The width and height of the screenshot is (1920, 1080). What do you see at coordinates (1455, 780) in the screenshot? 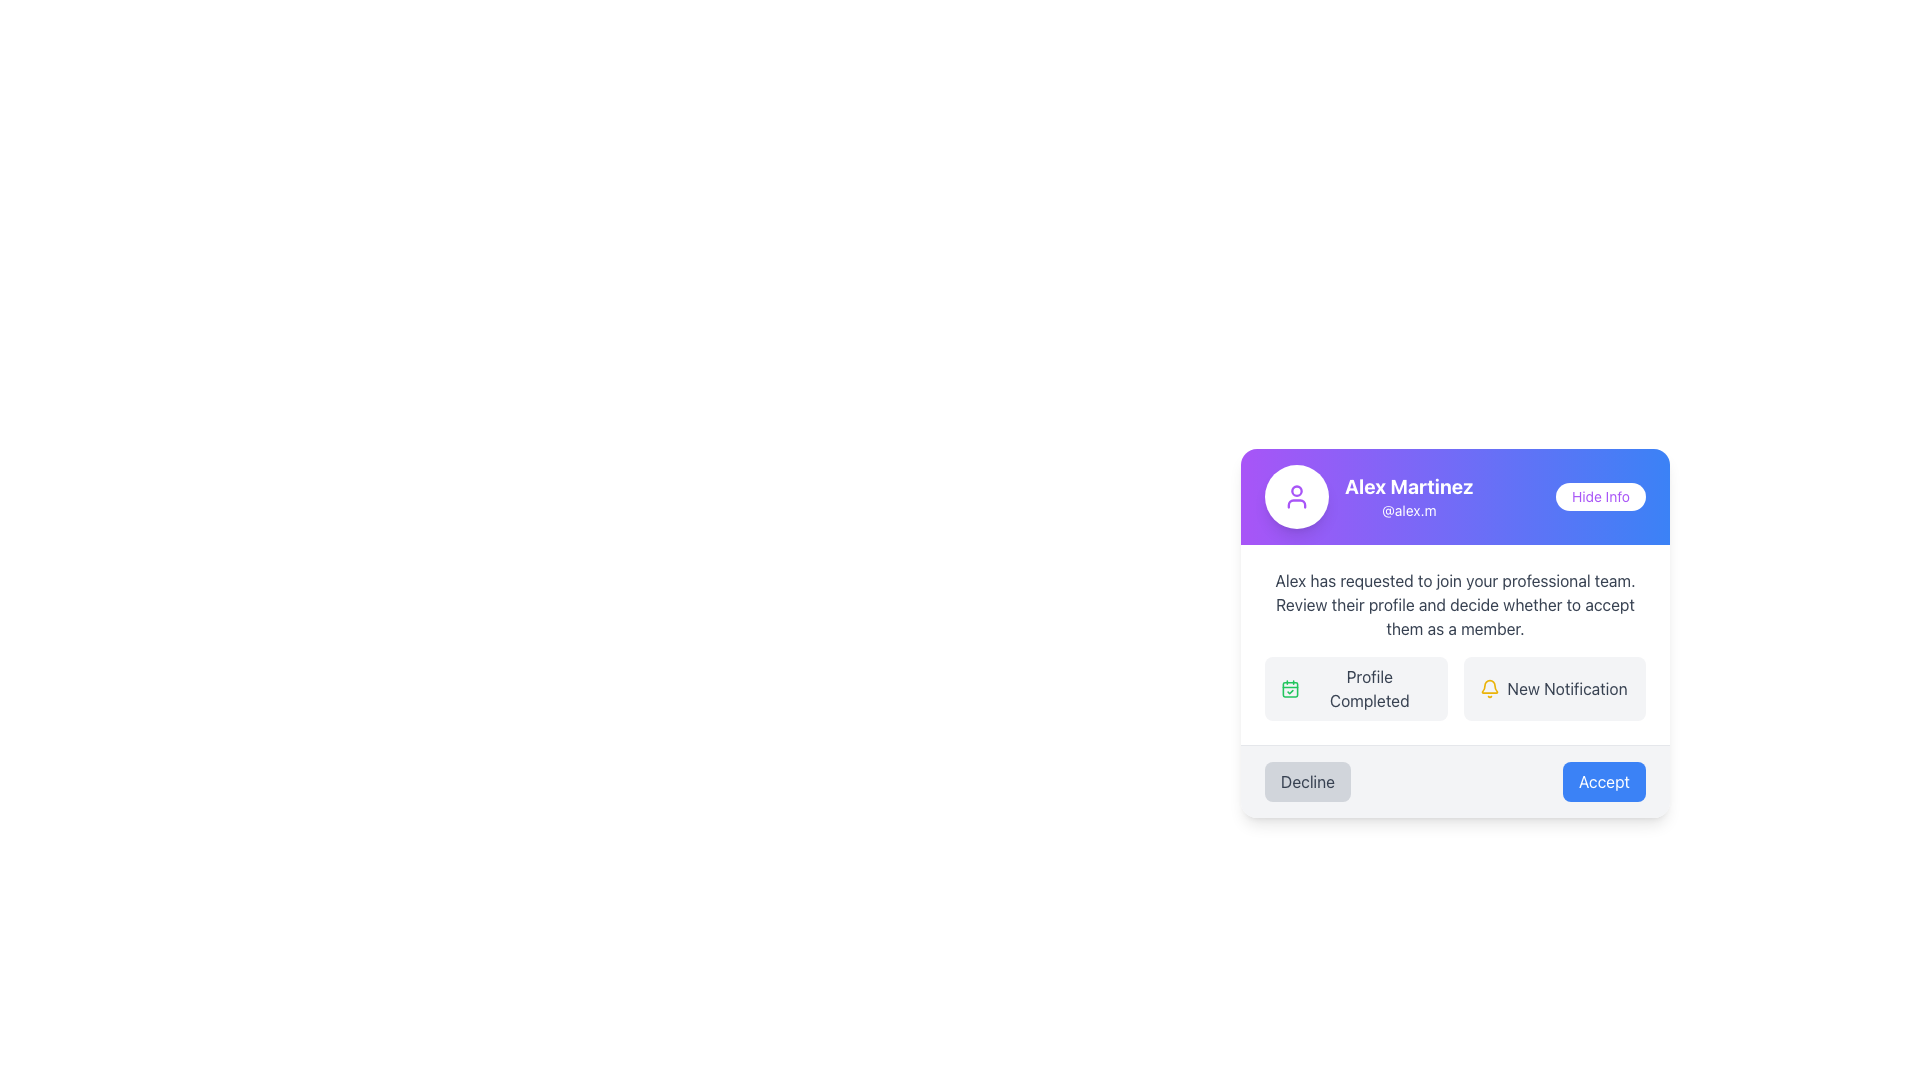
I see `the 'Accept' button on the right side of the composite containing two horizontally aligned buttons to approve the request` at bounding box center [1455, 780].